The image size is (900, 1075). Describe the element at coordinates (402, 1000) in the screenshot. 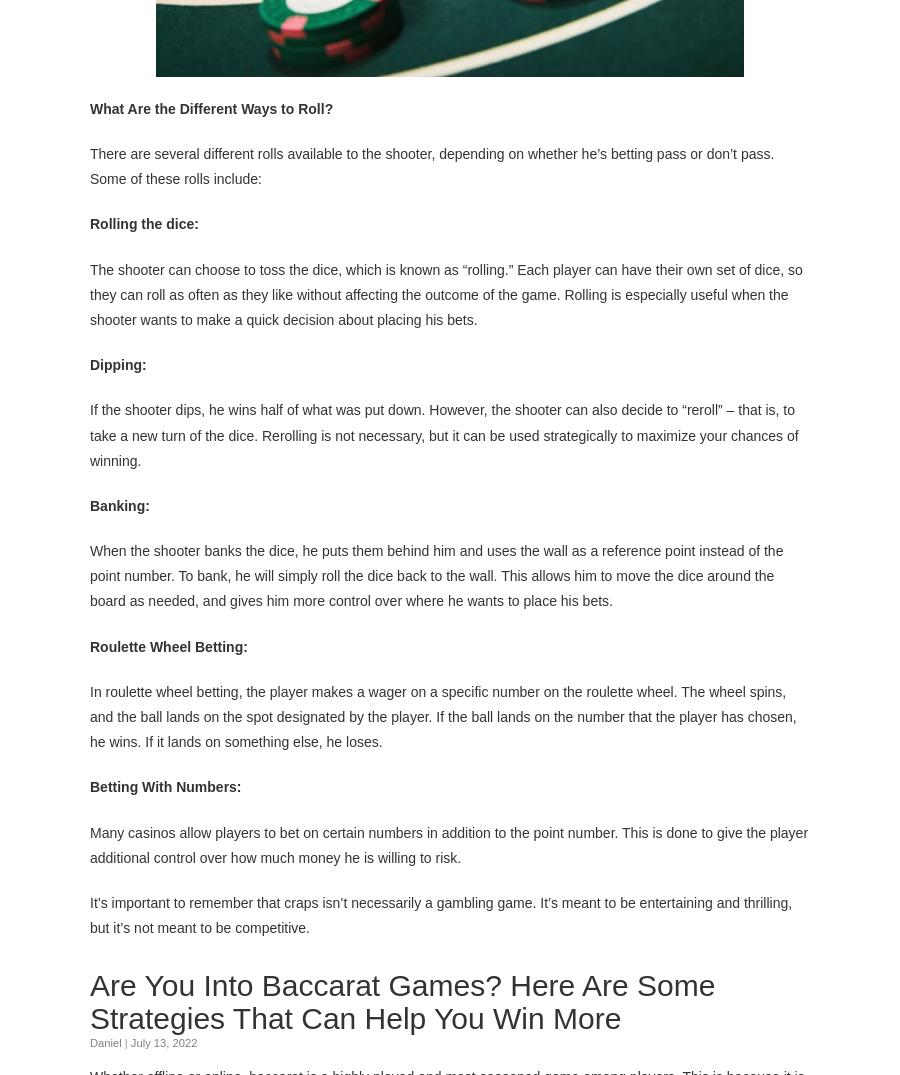

I see `'Are You Into Baccarat Games? Here Are Some Strategies That Can Help You Win More'` at that location.